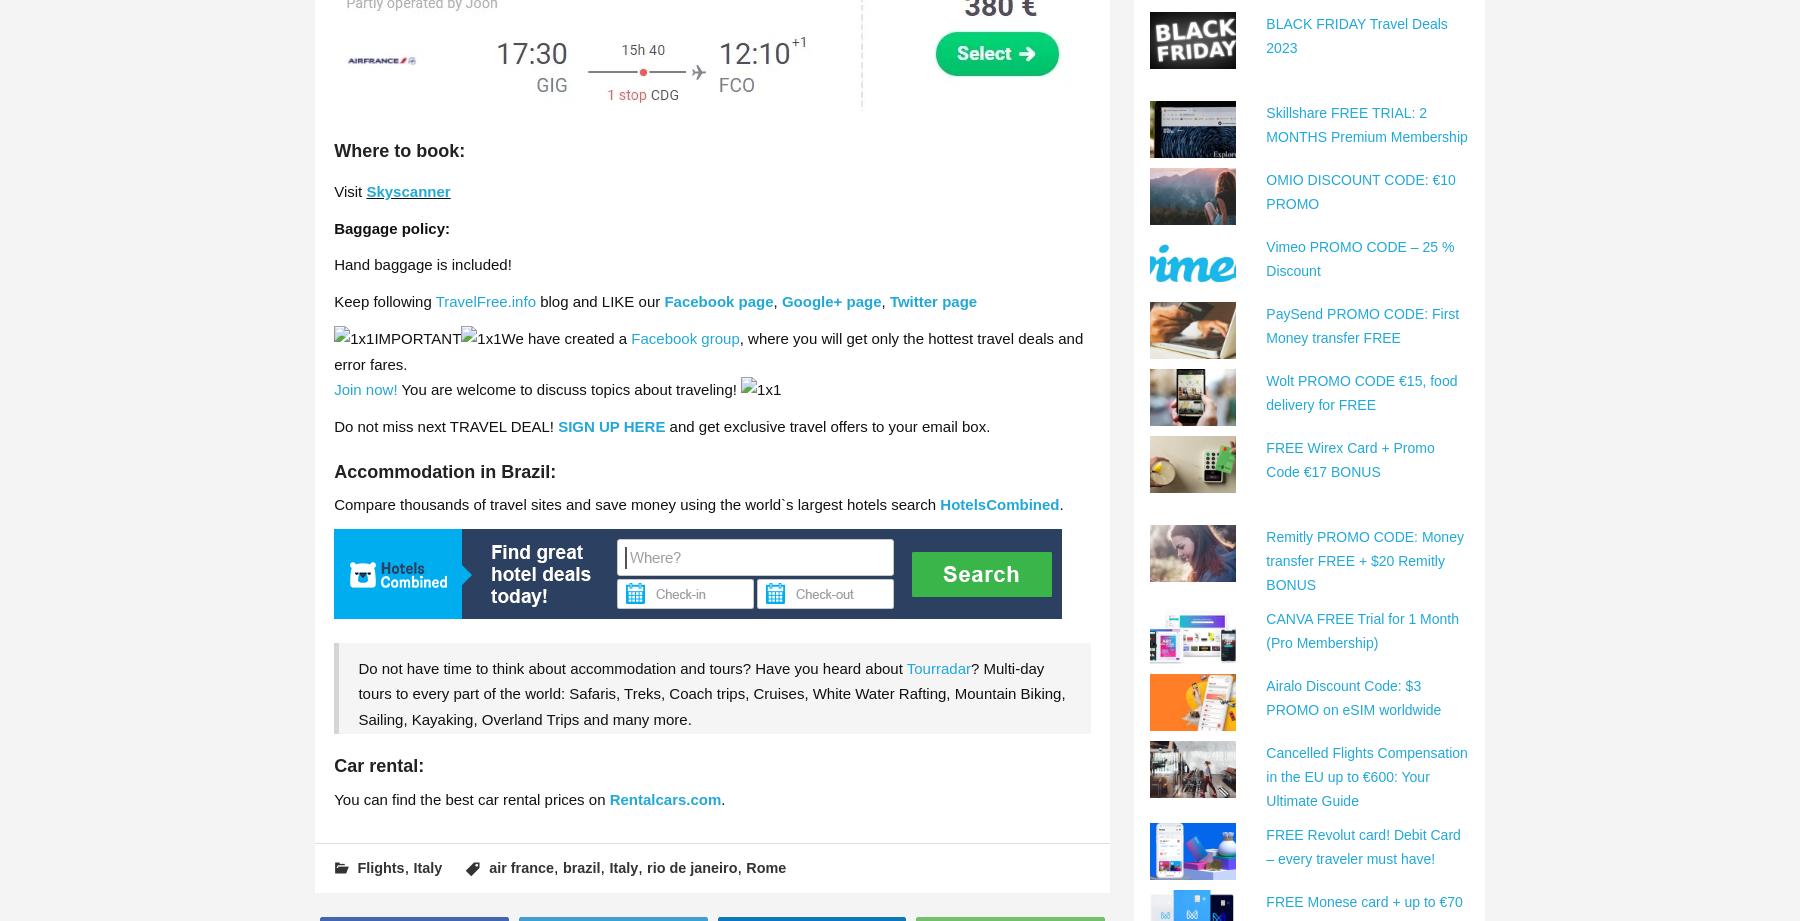  What do you see at coordinates (936, 667) in the screenshot?
I see `'Tourradar'` at bounding box center [936, 667].